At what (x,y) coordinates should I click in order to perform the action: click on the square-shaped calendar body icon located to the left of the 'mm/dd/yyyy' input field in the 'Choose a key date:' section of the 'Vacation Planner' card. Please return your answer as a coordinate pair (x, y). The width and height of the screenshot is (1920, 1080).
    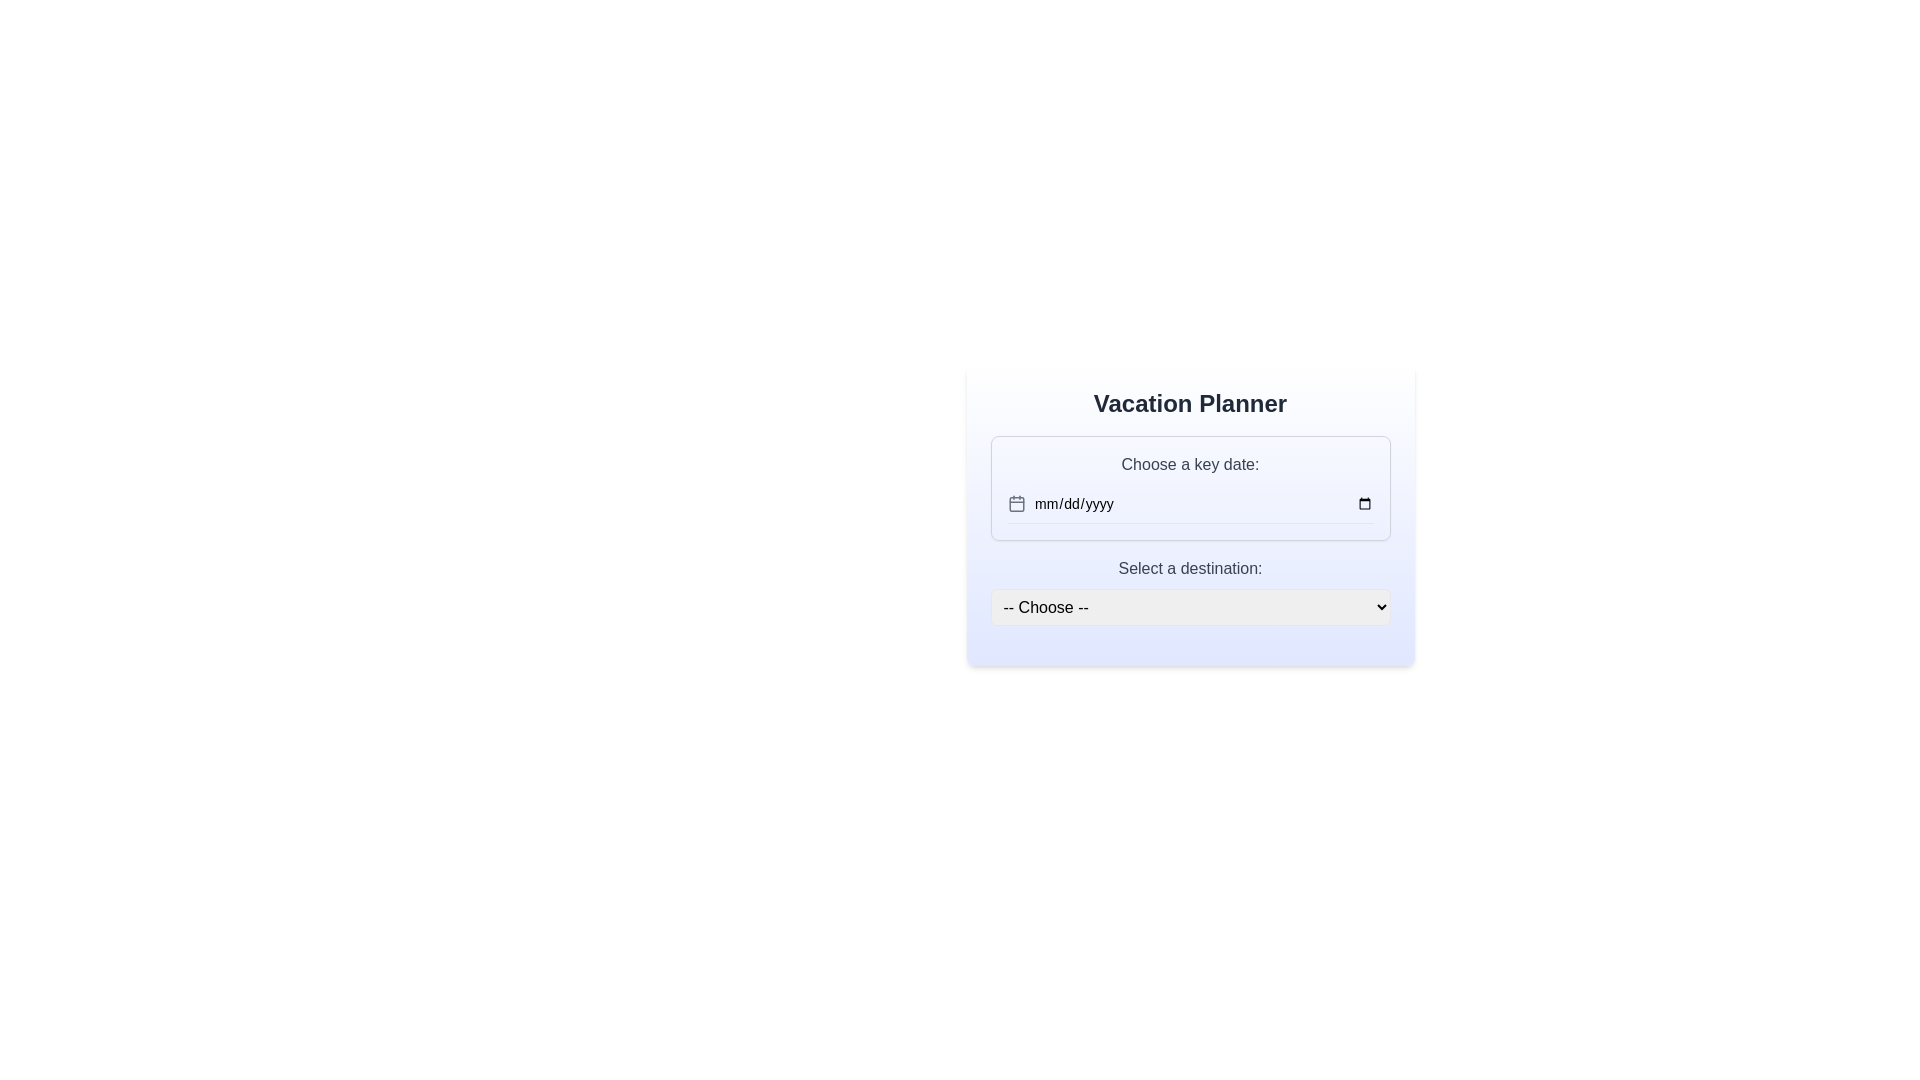
    Looking at the image, I should click on (1016, 503).